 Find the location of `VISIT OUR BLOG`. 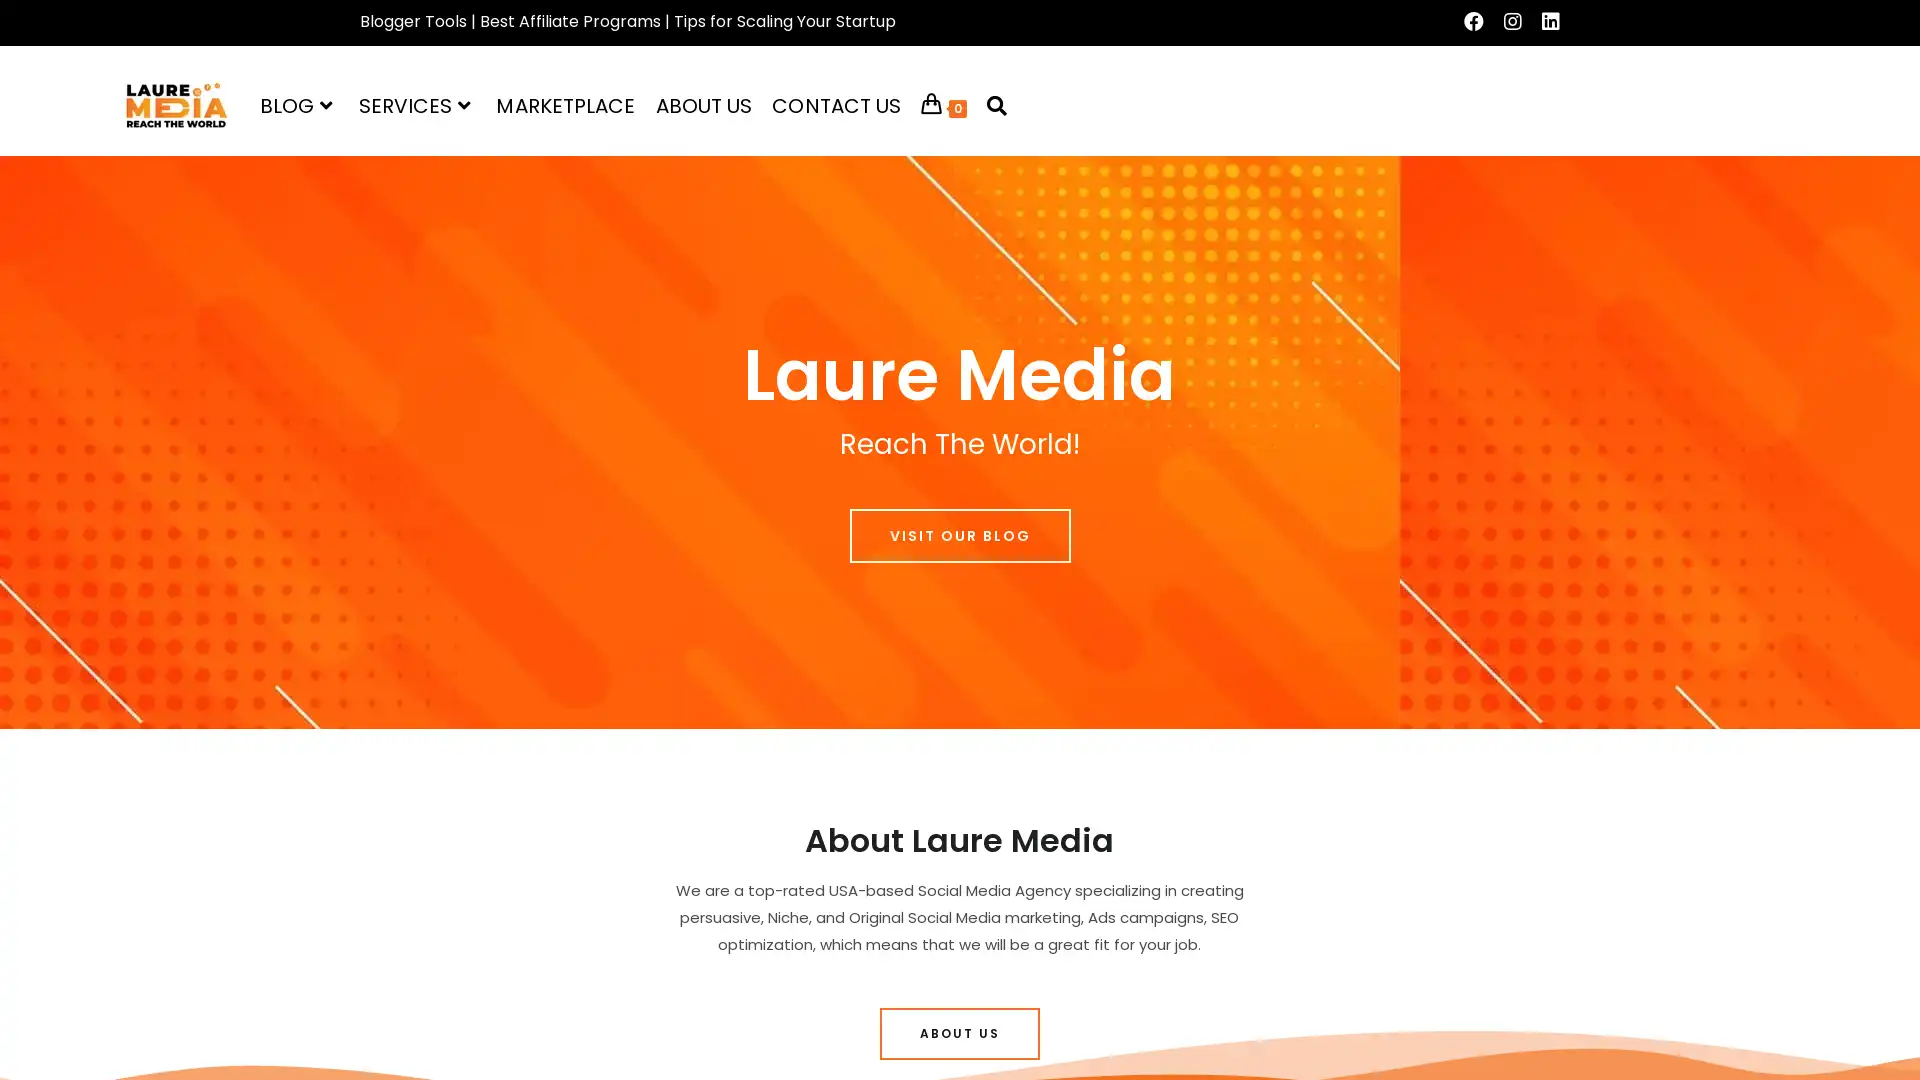

VISIT OUR BLOG is located at coordinates (958, 534).